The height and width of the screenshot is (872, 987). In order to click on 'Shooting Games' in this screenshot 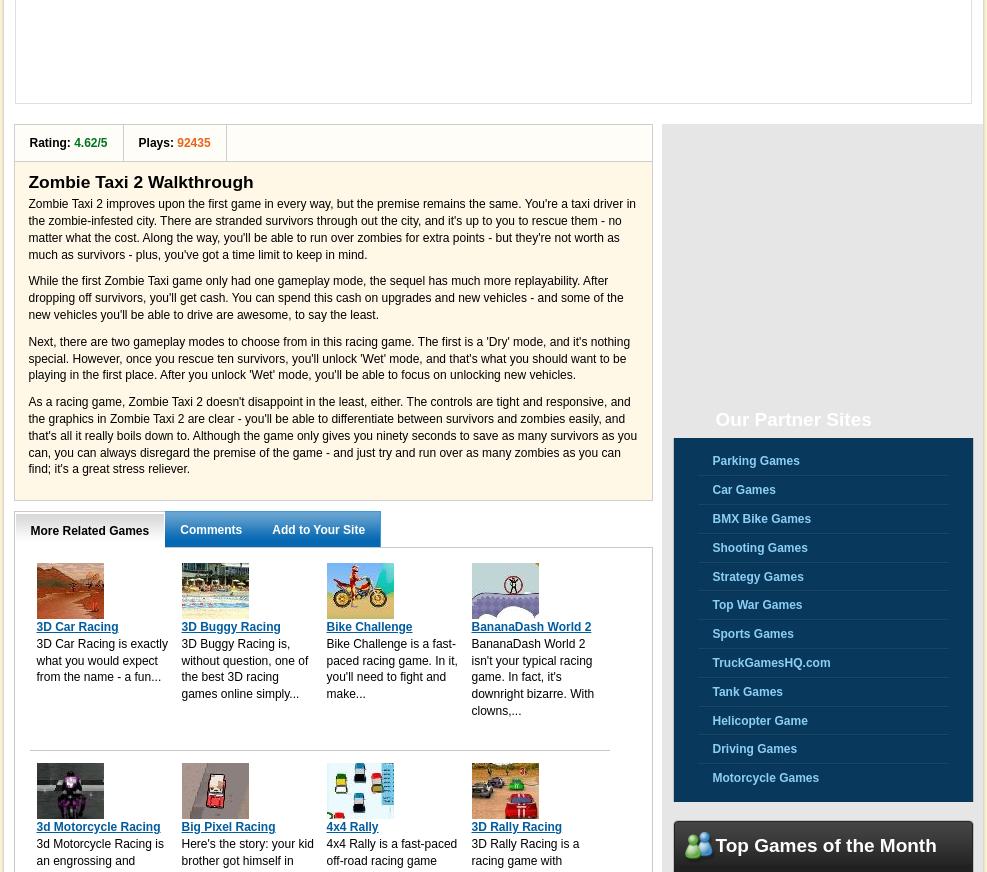, I will do `click(711, 547)`.